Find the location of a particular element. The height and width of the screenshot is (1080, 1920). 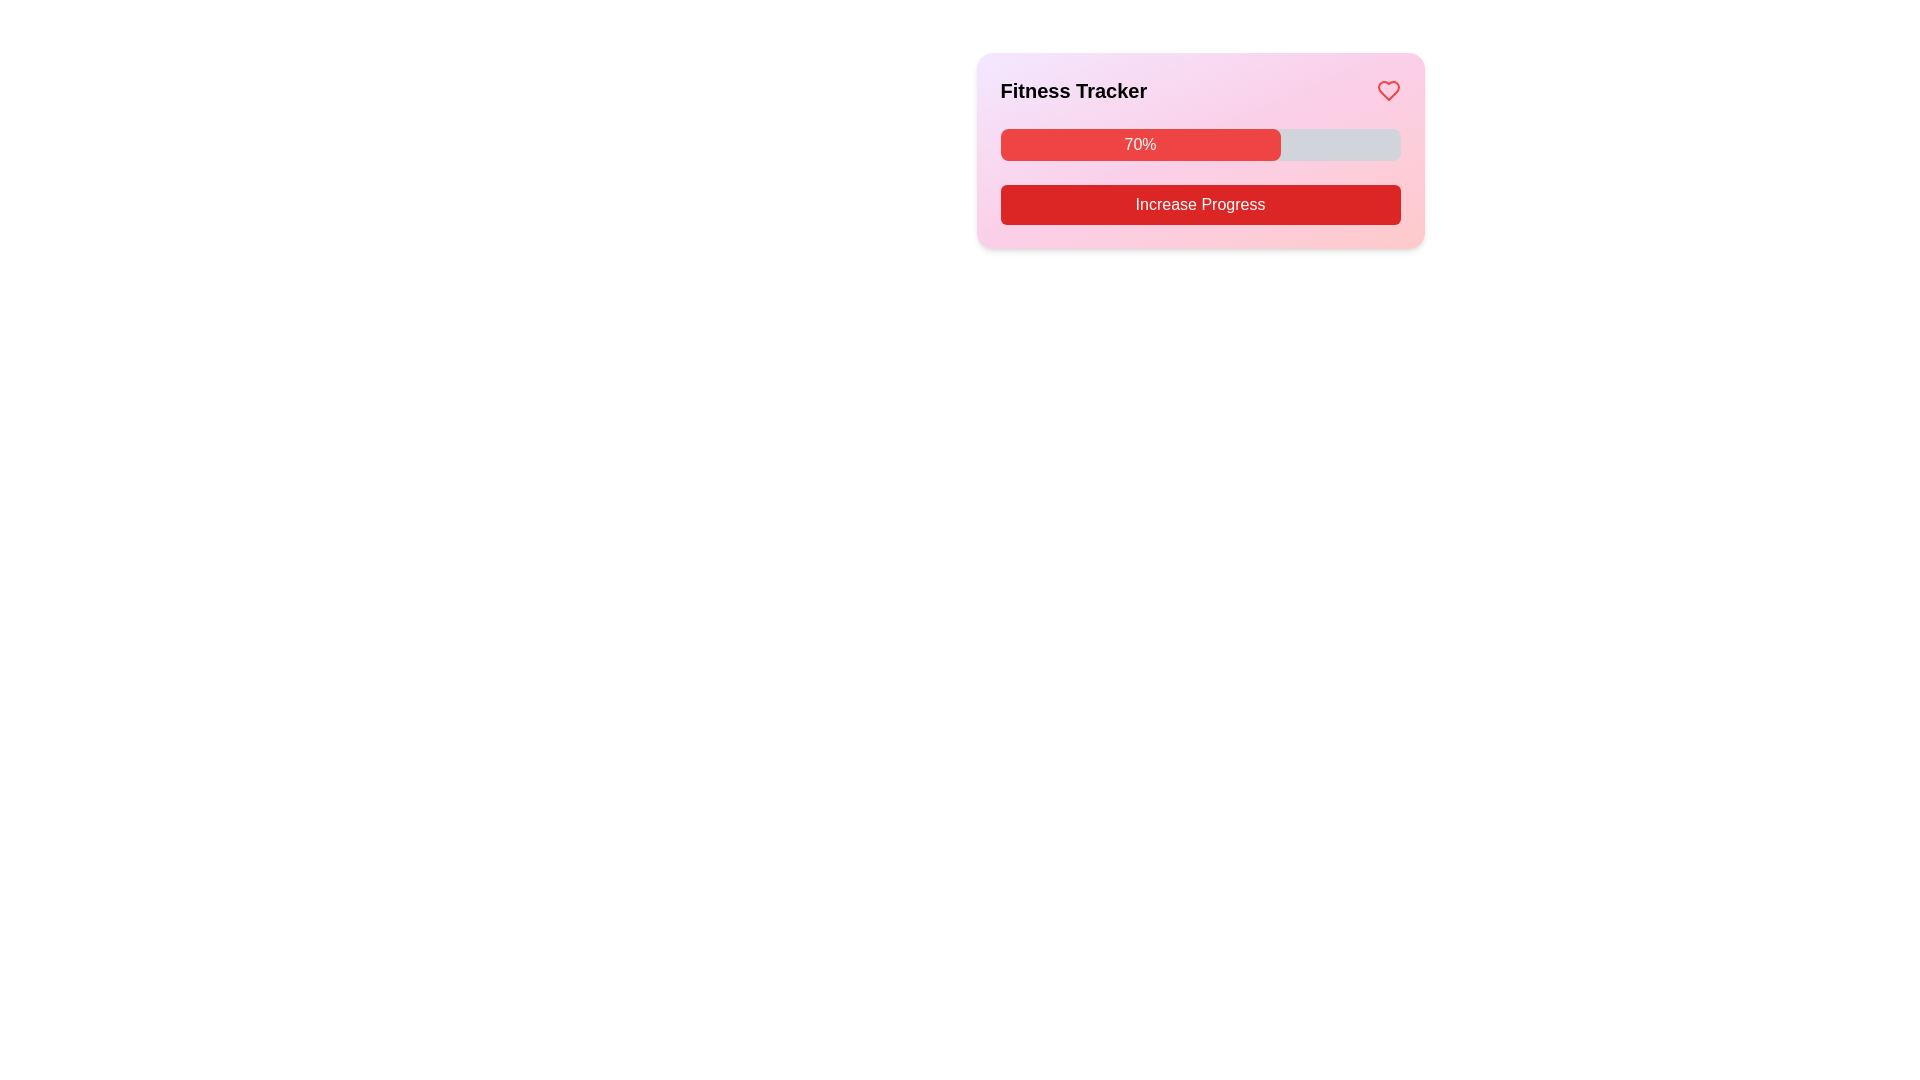

the progress bar element that is centrally located below the heading 'Fitness Tracker' and above the button labeled 'Increase Progress', which shows a red filled portion with '70%' text is located at coordinates (1200, 144).